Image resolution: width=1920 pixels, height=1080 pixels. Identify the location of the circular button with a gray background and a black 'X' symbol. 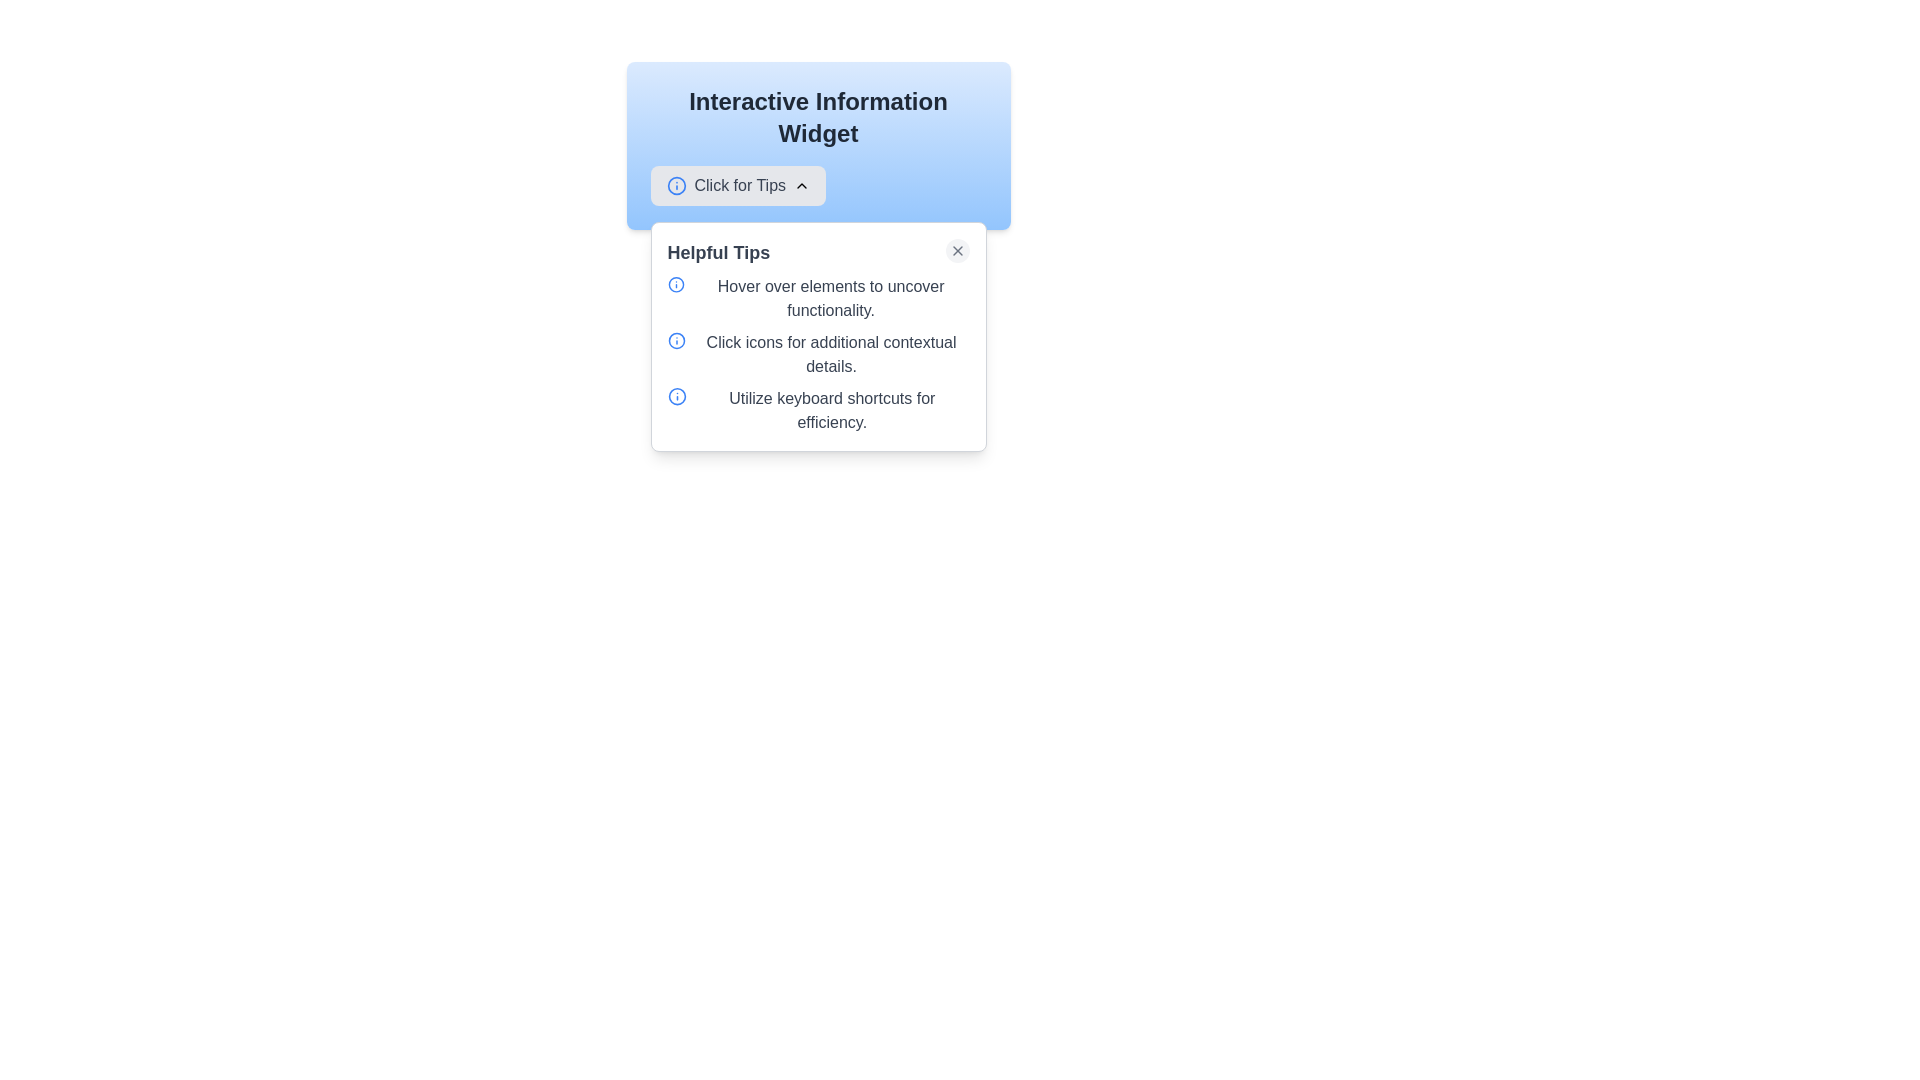
(956, 249).